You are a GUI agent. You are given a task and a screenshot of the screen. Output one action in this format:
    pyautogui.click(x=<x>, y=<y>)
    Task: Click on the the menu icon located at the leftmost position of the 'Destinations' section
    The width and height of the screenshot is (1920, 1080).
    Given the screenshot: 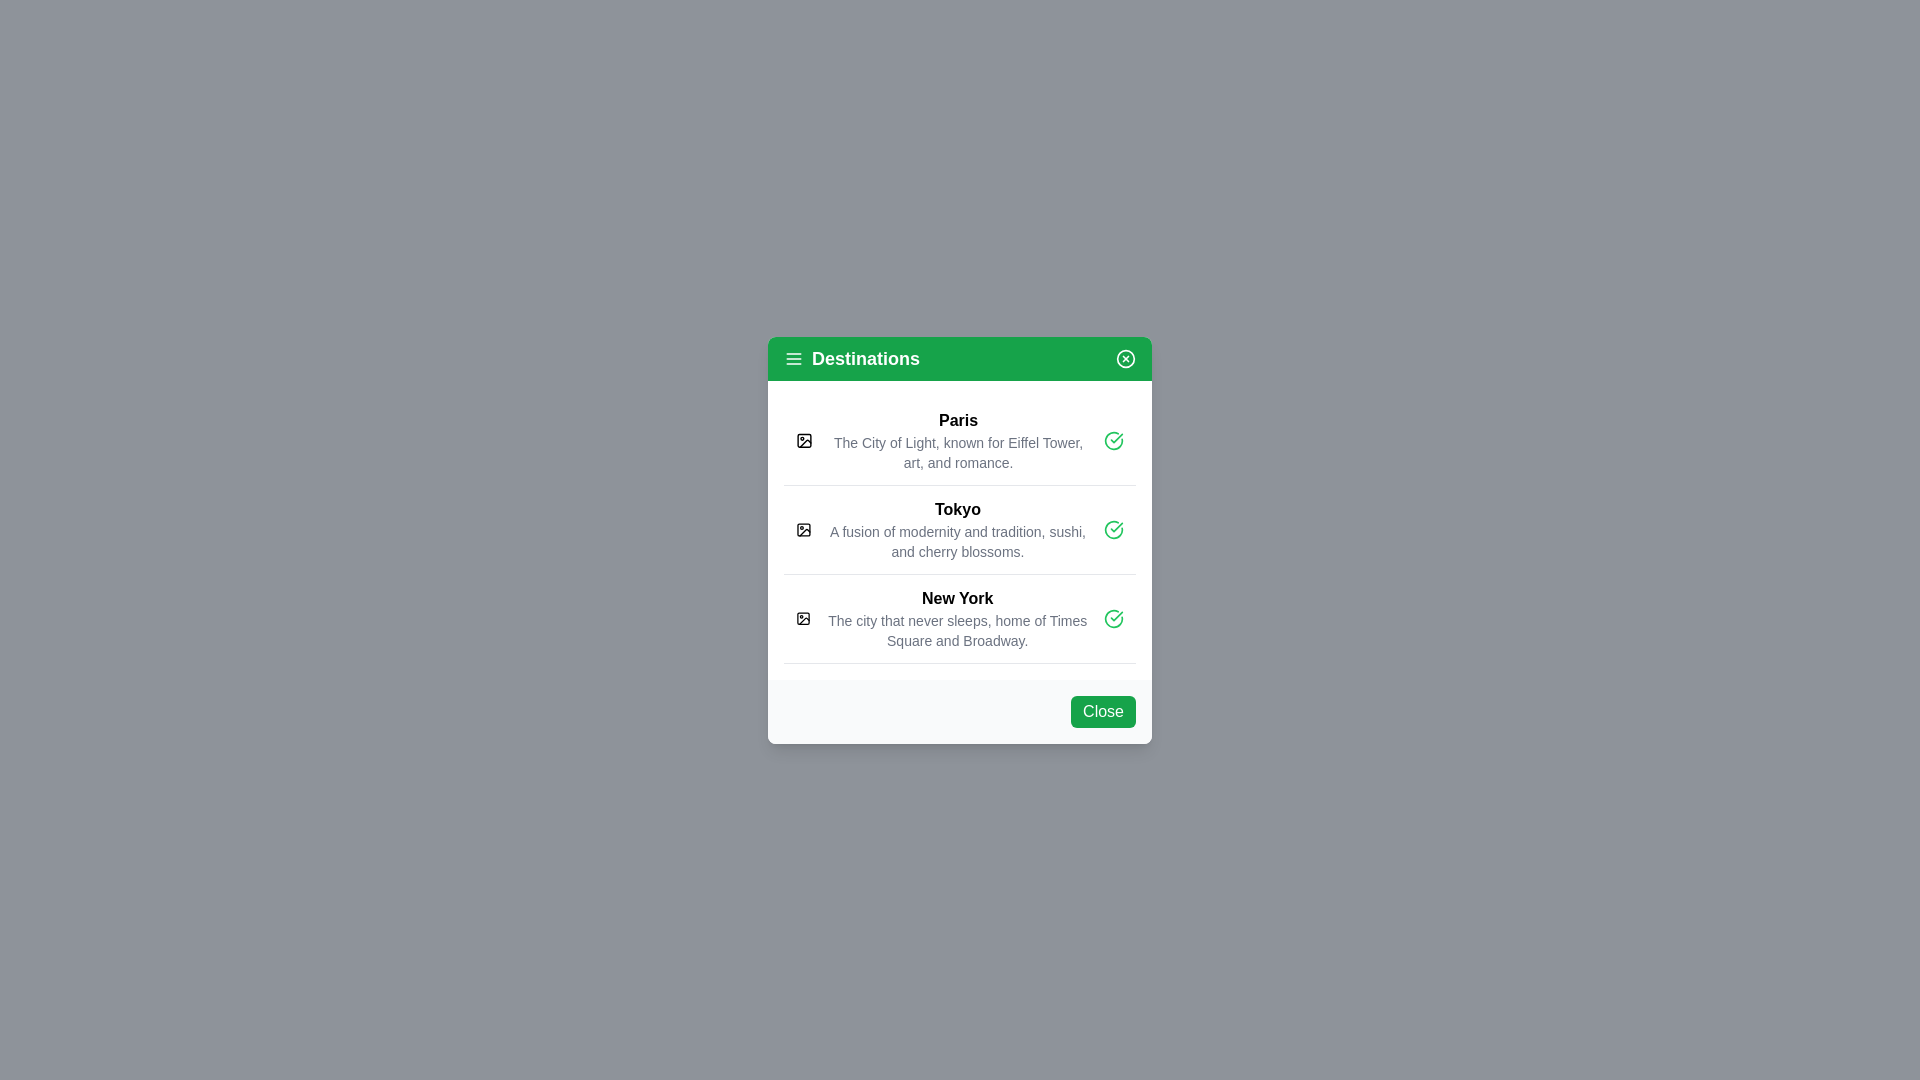 What is the action you would take?
    pyautogui.click(x=792, y=357)
    